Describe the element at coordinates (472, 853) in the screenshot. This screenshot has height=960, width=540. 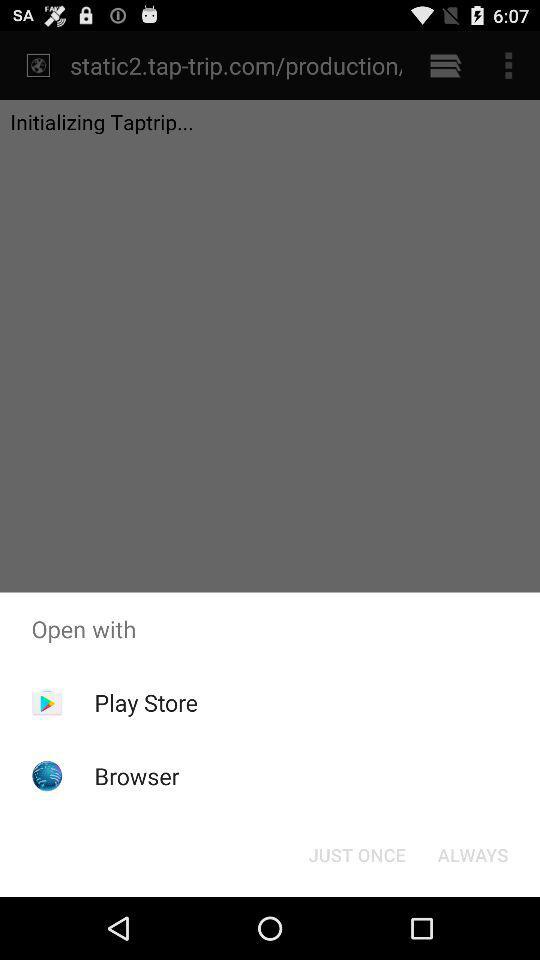
I see `the item next to the just once item` at that location.